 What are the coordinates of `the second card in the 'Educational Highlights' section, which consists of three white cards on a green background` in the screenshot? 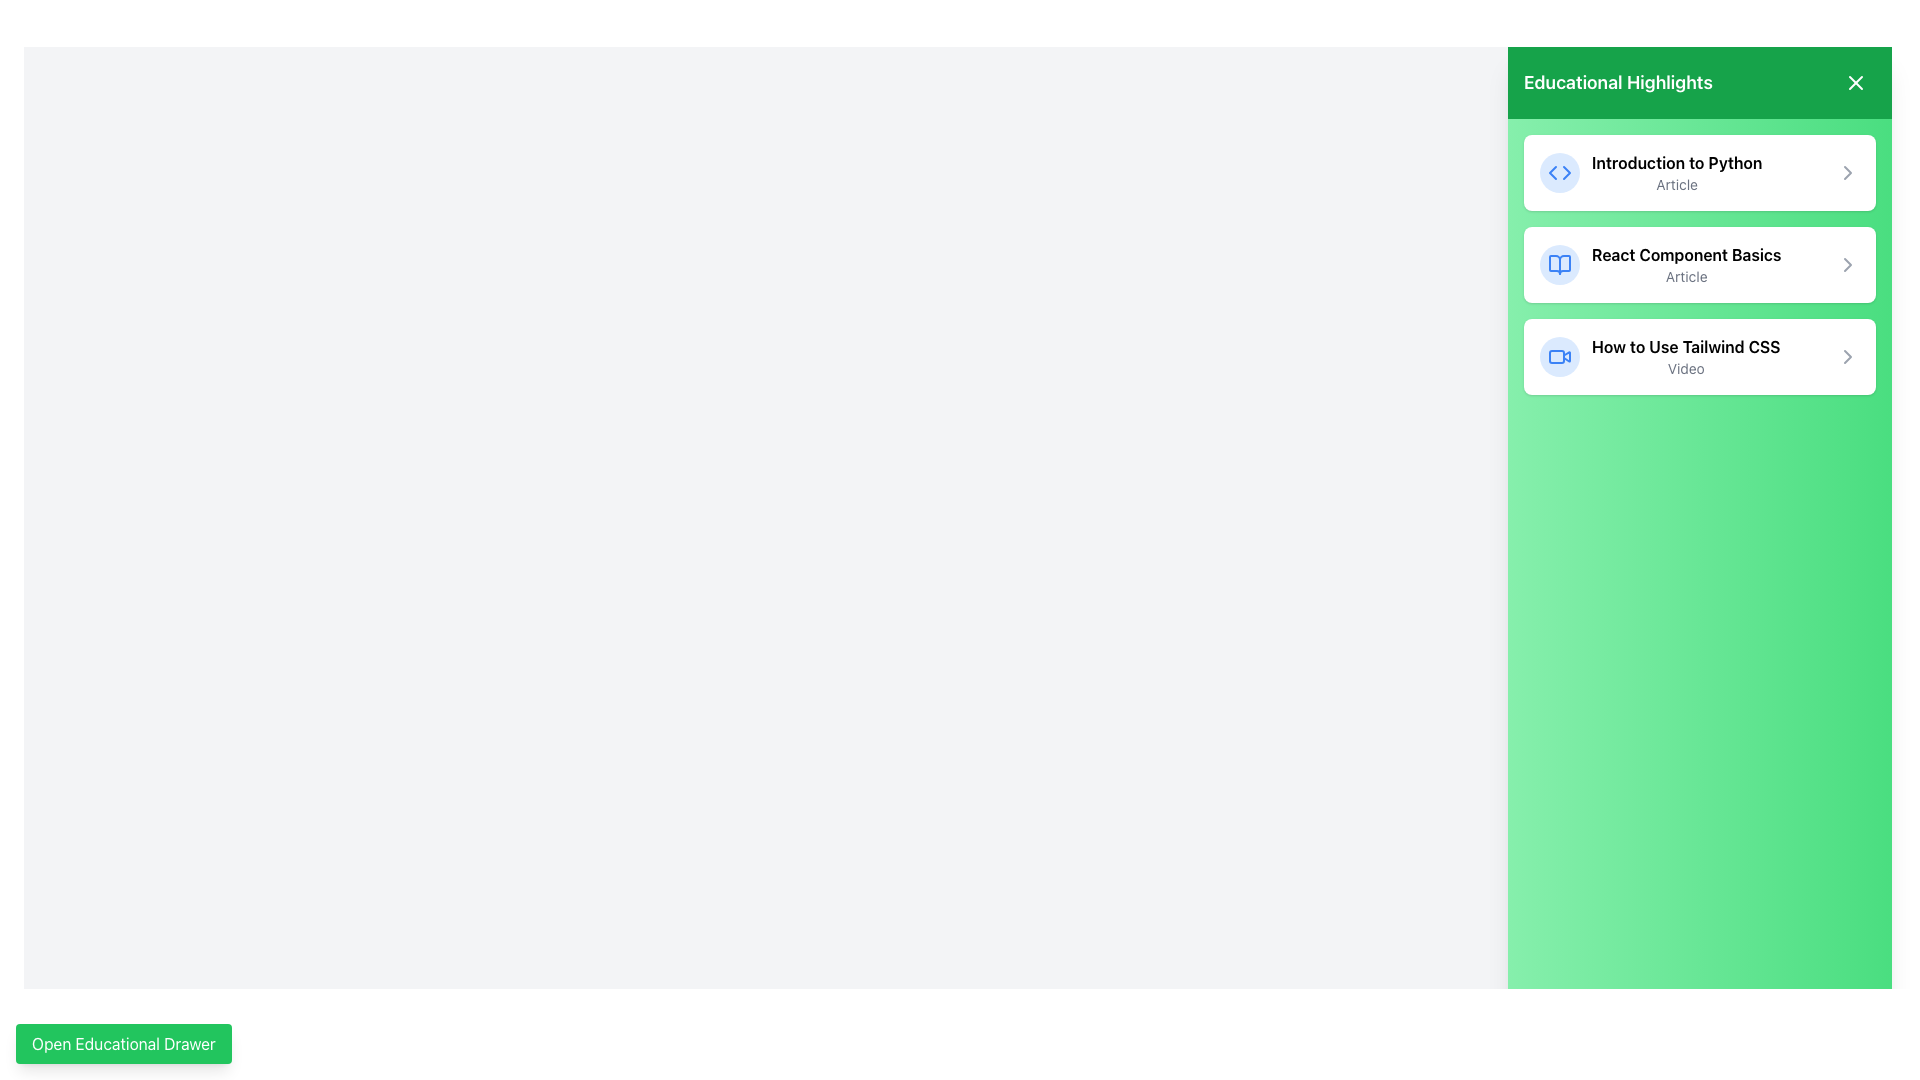 It's located at (1698, 264).